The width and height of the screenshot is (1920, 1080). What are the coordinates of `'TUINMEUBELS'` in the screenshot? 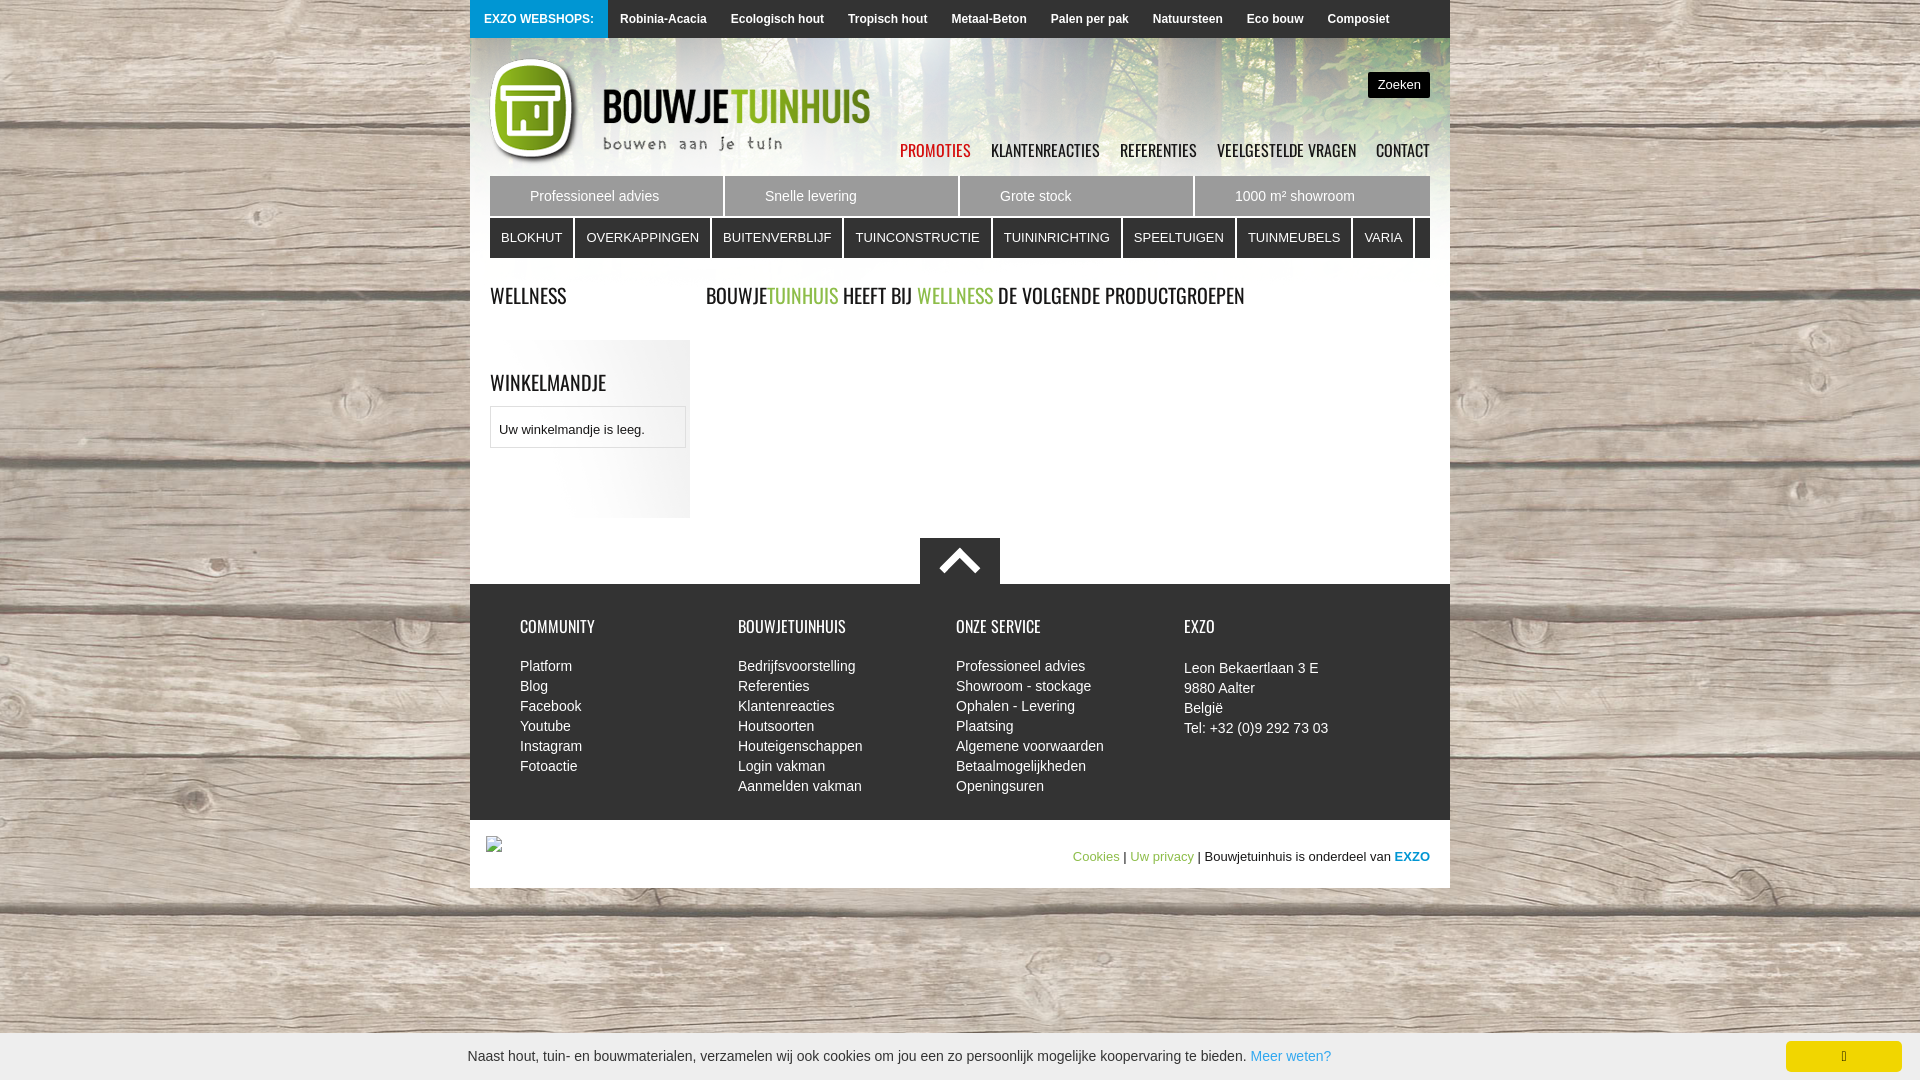 It's located at (1295, 237).